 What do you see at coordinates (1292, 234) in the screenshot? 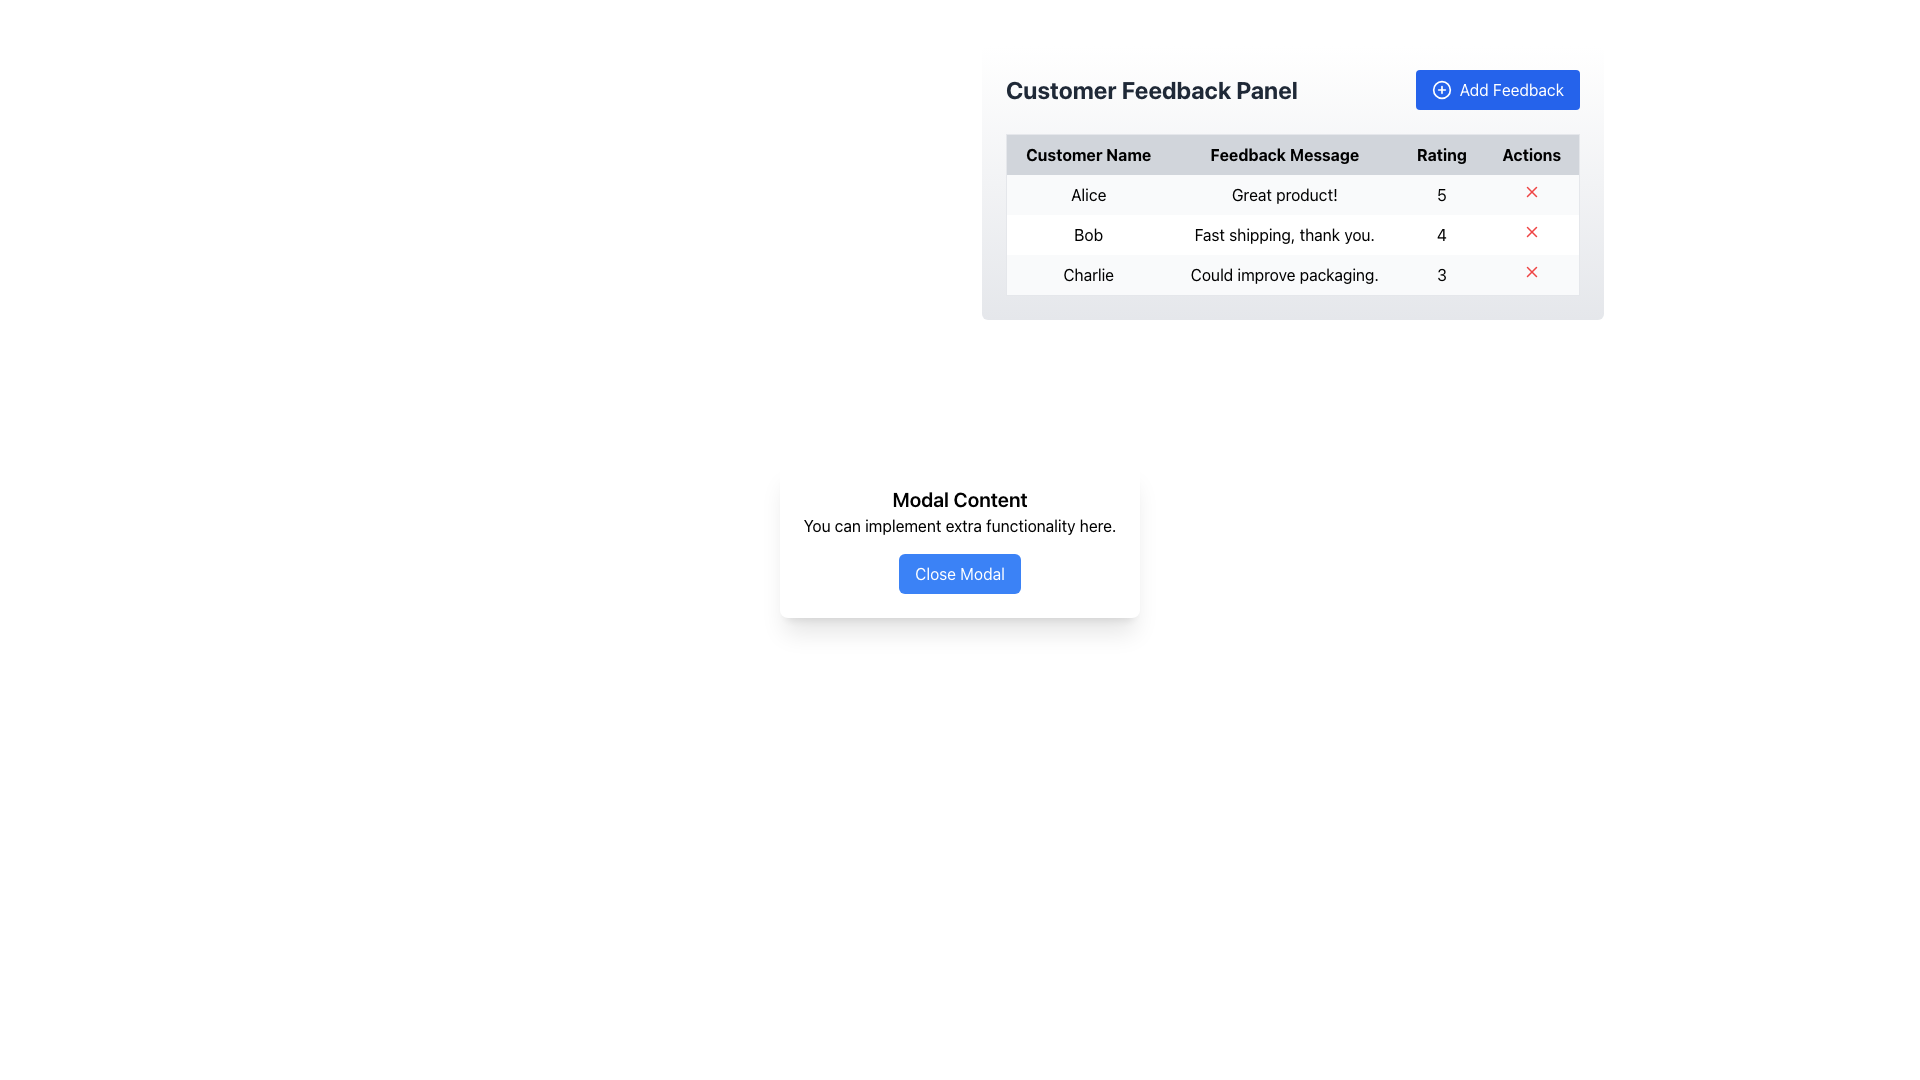
I see `the second row of the feedback table in the Customer Feedback Panel, which displays the customer's name 'Bob' and the feedback text 'Fast shipping, thank you.'` at bounding box center [1292, 234].